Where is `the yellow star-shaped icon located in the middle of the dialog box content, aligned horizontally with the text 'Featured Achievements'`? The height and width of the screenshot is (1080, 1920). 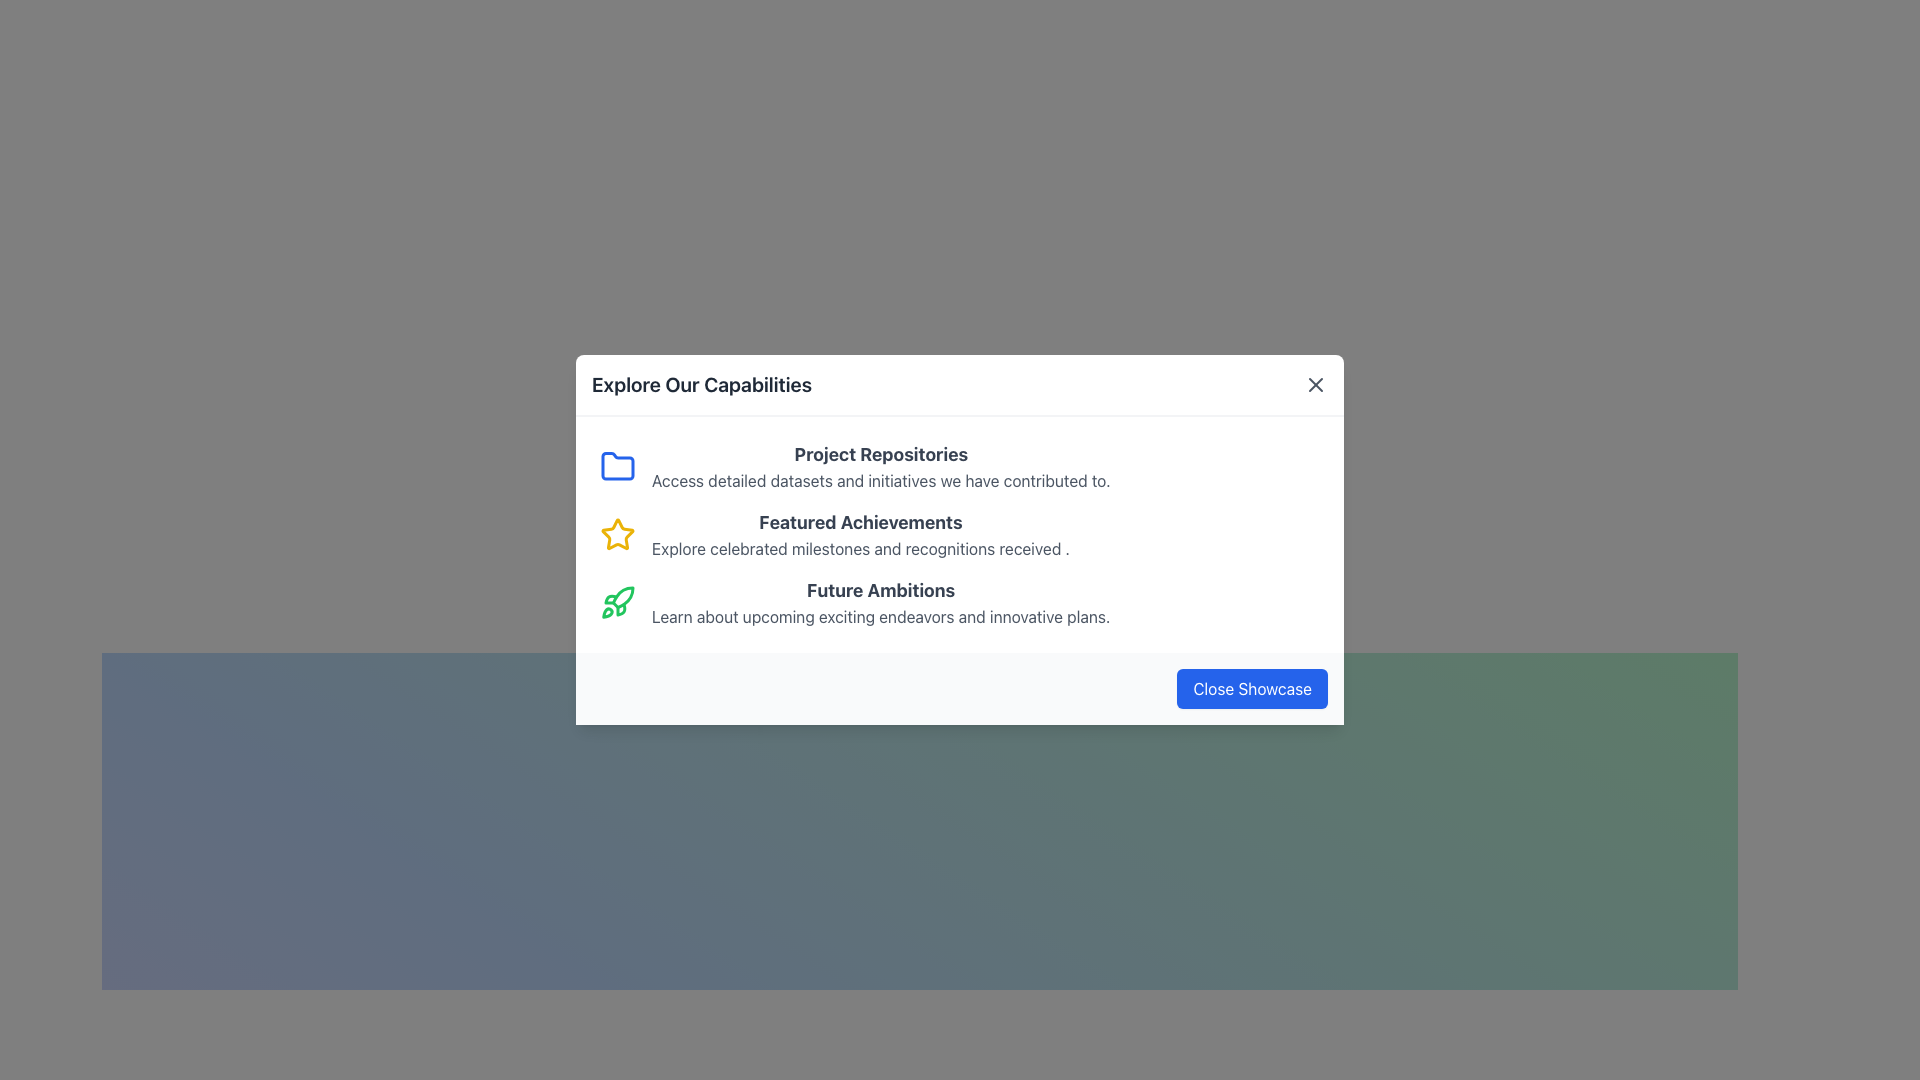 the yellow star-shaped icon located in the middle of the dialog box content, aligned horizontally with the text 'Featured Achievements' is located at coordinates (617, 533).